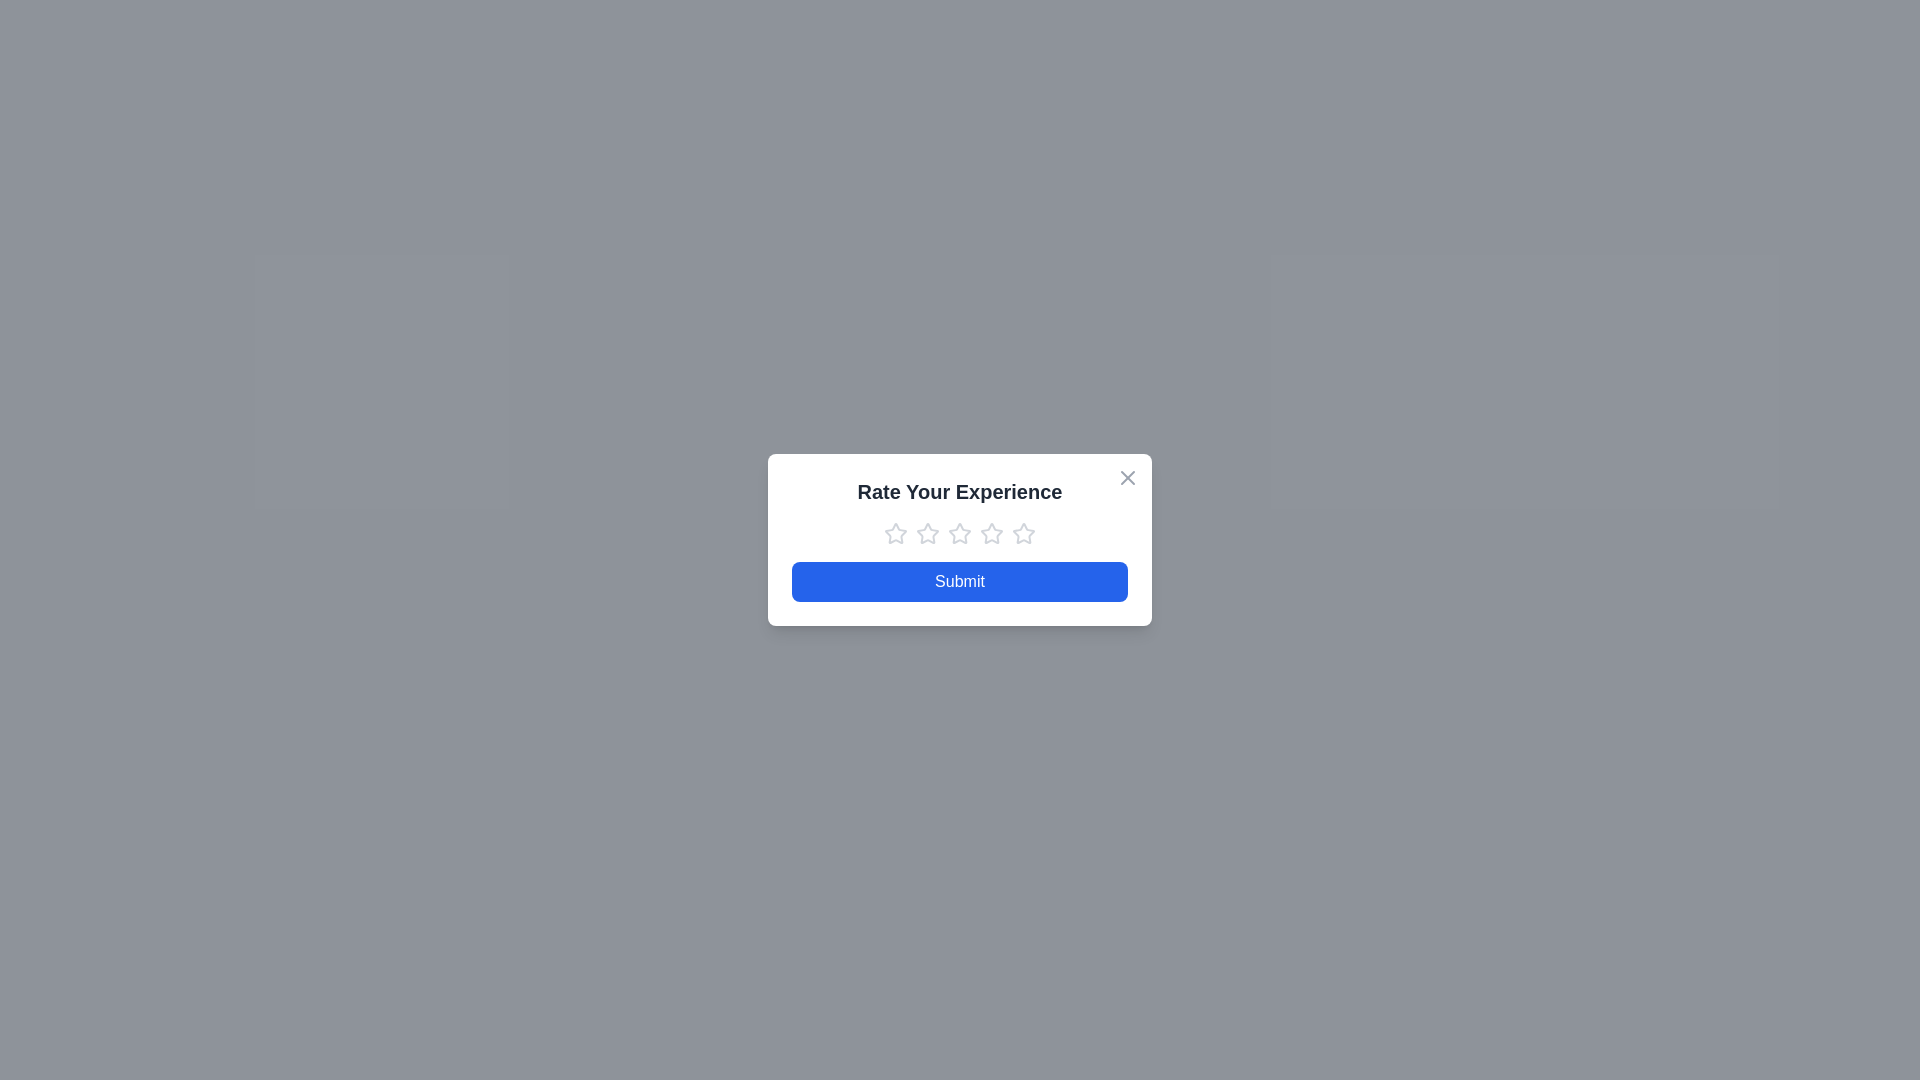 This screenshot has width=1920, height=1080. What do you see at coordinates (960, 532) in the screenshot?
I see `the star corresponding to 3 to rate the experience` at bounding box center [960, 532].